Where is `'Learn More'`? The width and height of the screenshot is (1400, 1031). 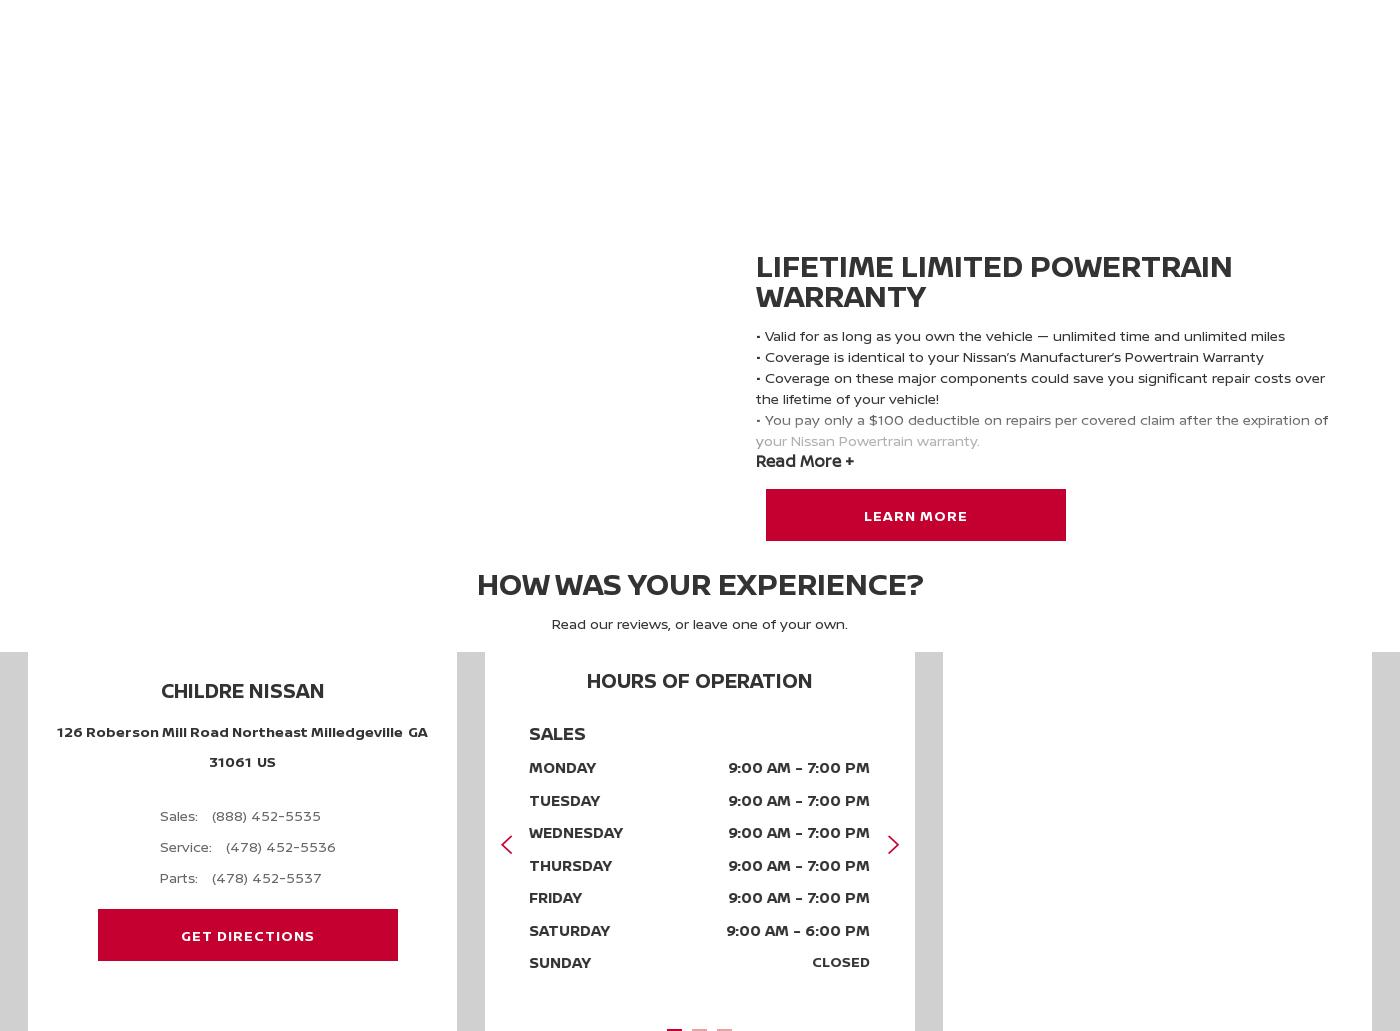
'Learn More' is located at coordinates (916, 513).